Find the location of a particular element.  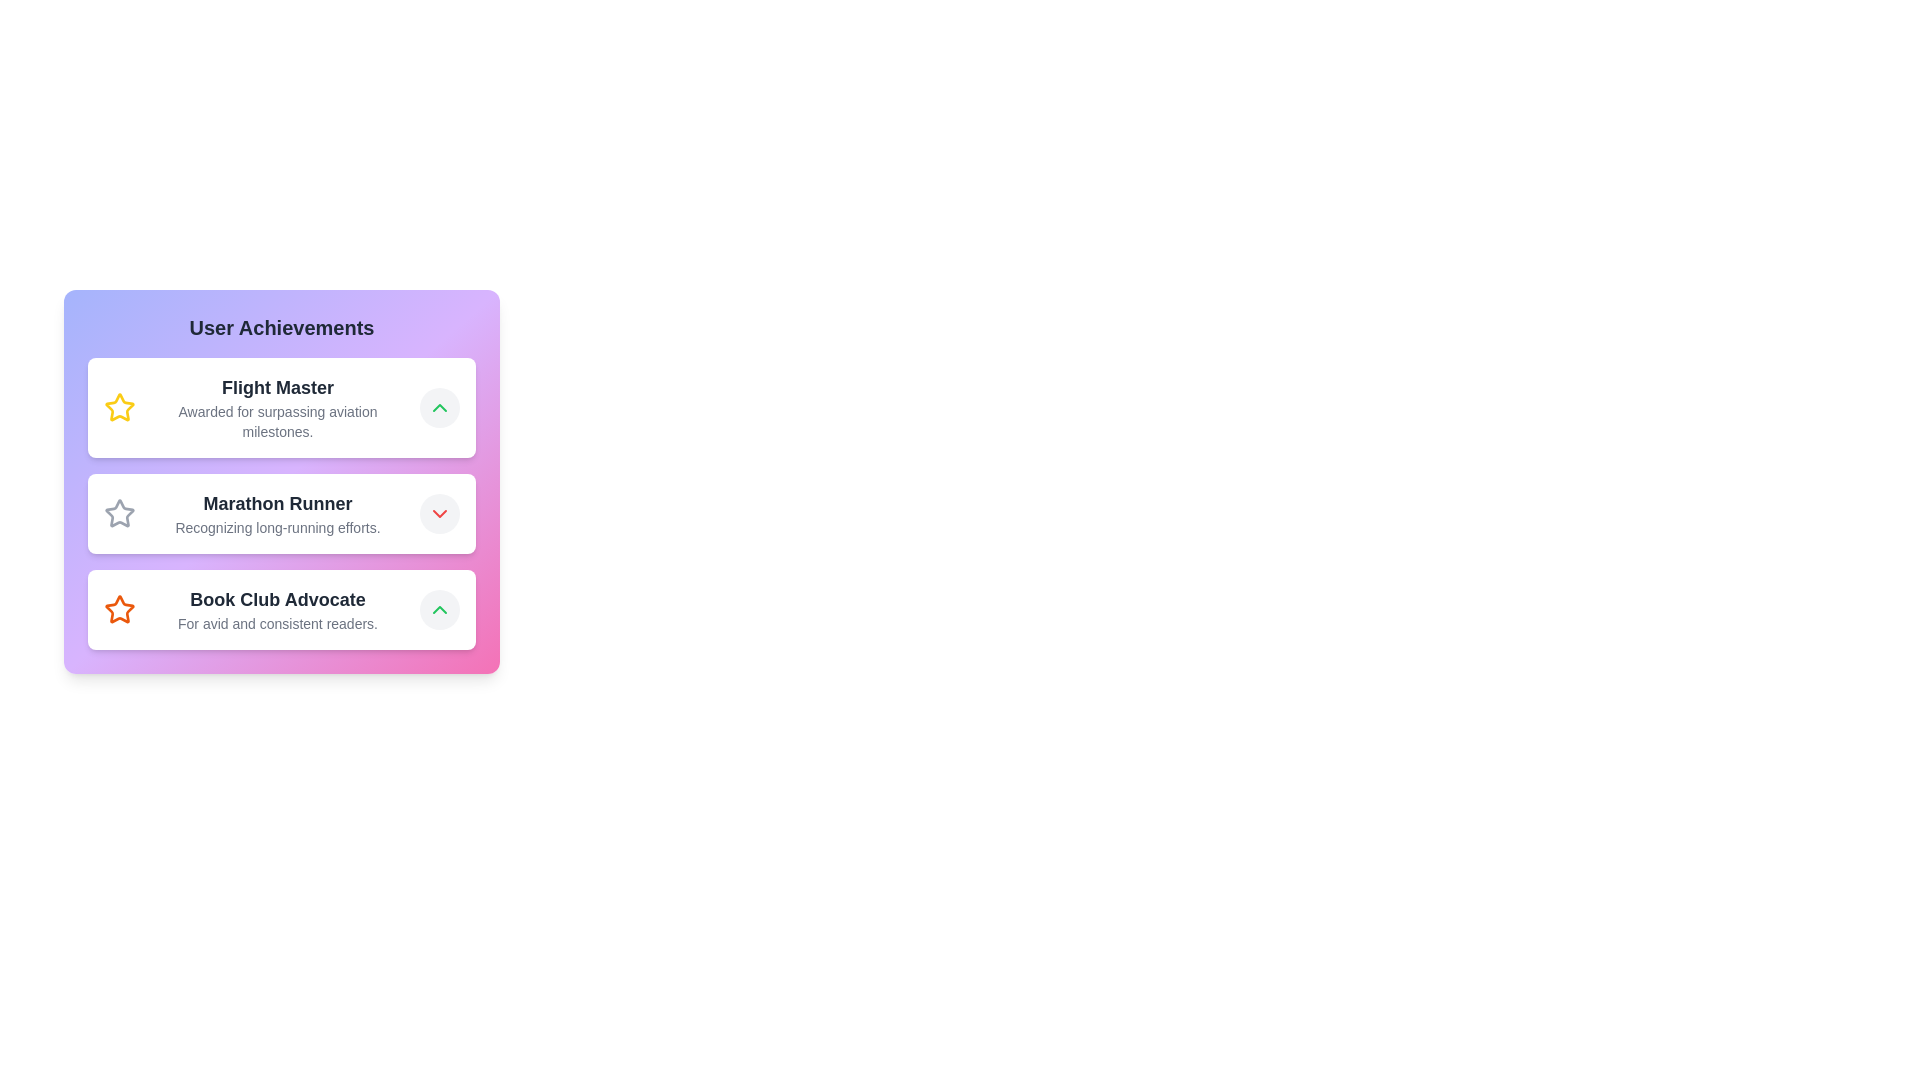

the achievement icon representing the 'Marathon Runner' title, located at the top-left corner of the second card in the 'User Achievements' section is located at coordinates (119, 512).